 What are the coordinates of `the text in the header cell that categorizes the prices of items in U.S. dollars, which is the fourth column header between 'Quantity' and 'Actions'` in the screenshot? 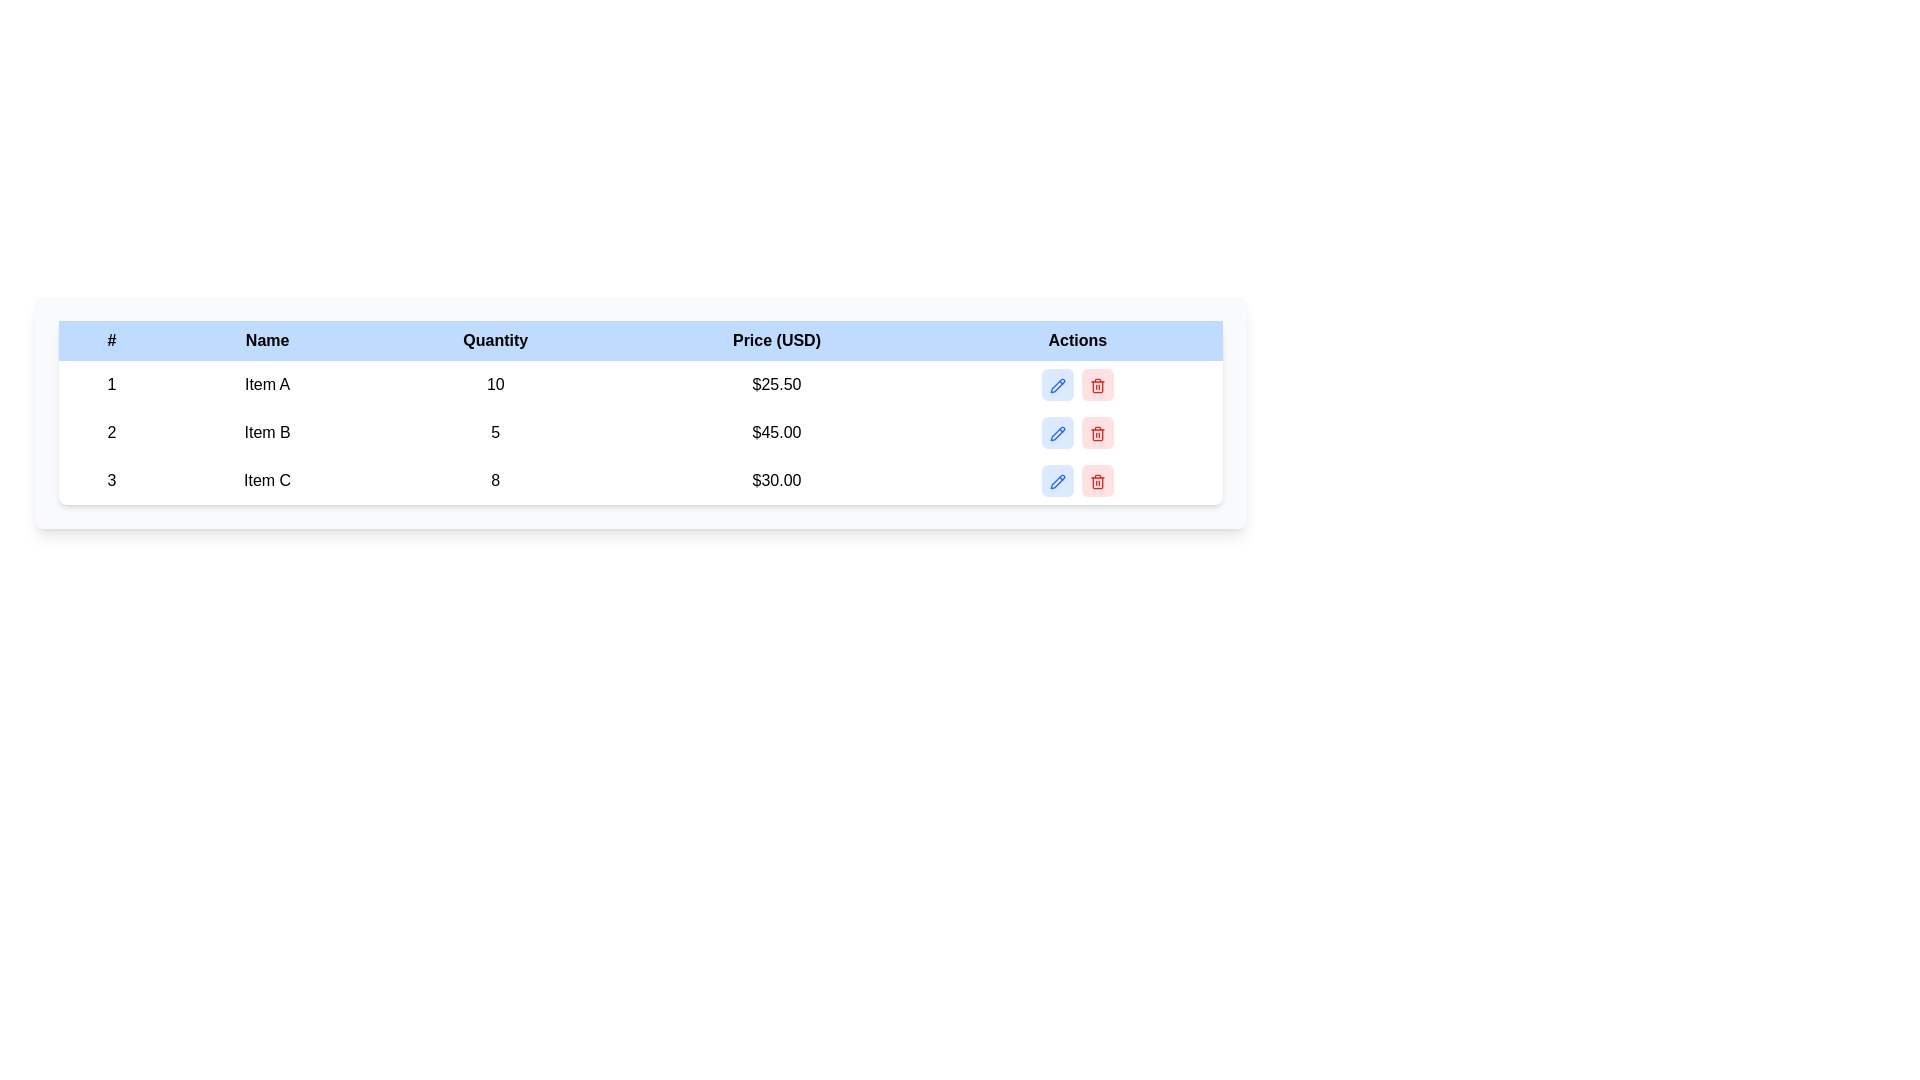 It's located at (776, 339).